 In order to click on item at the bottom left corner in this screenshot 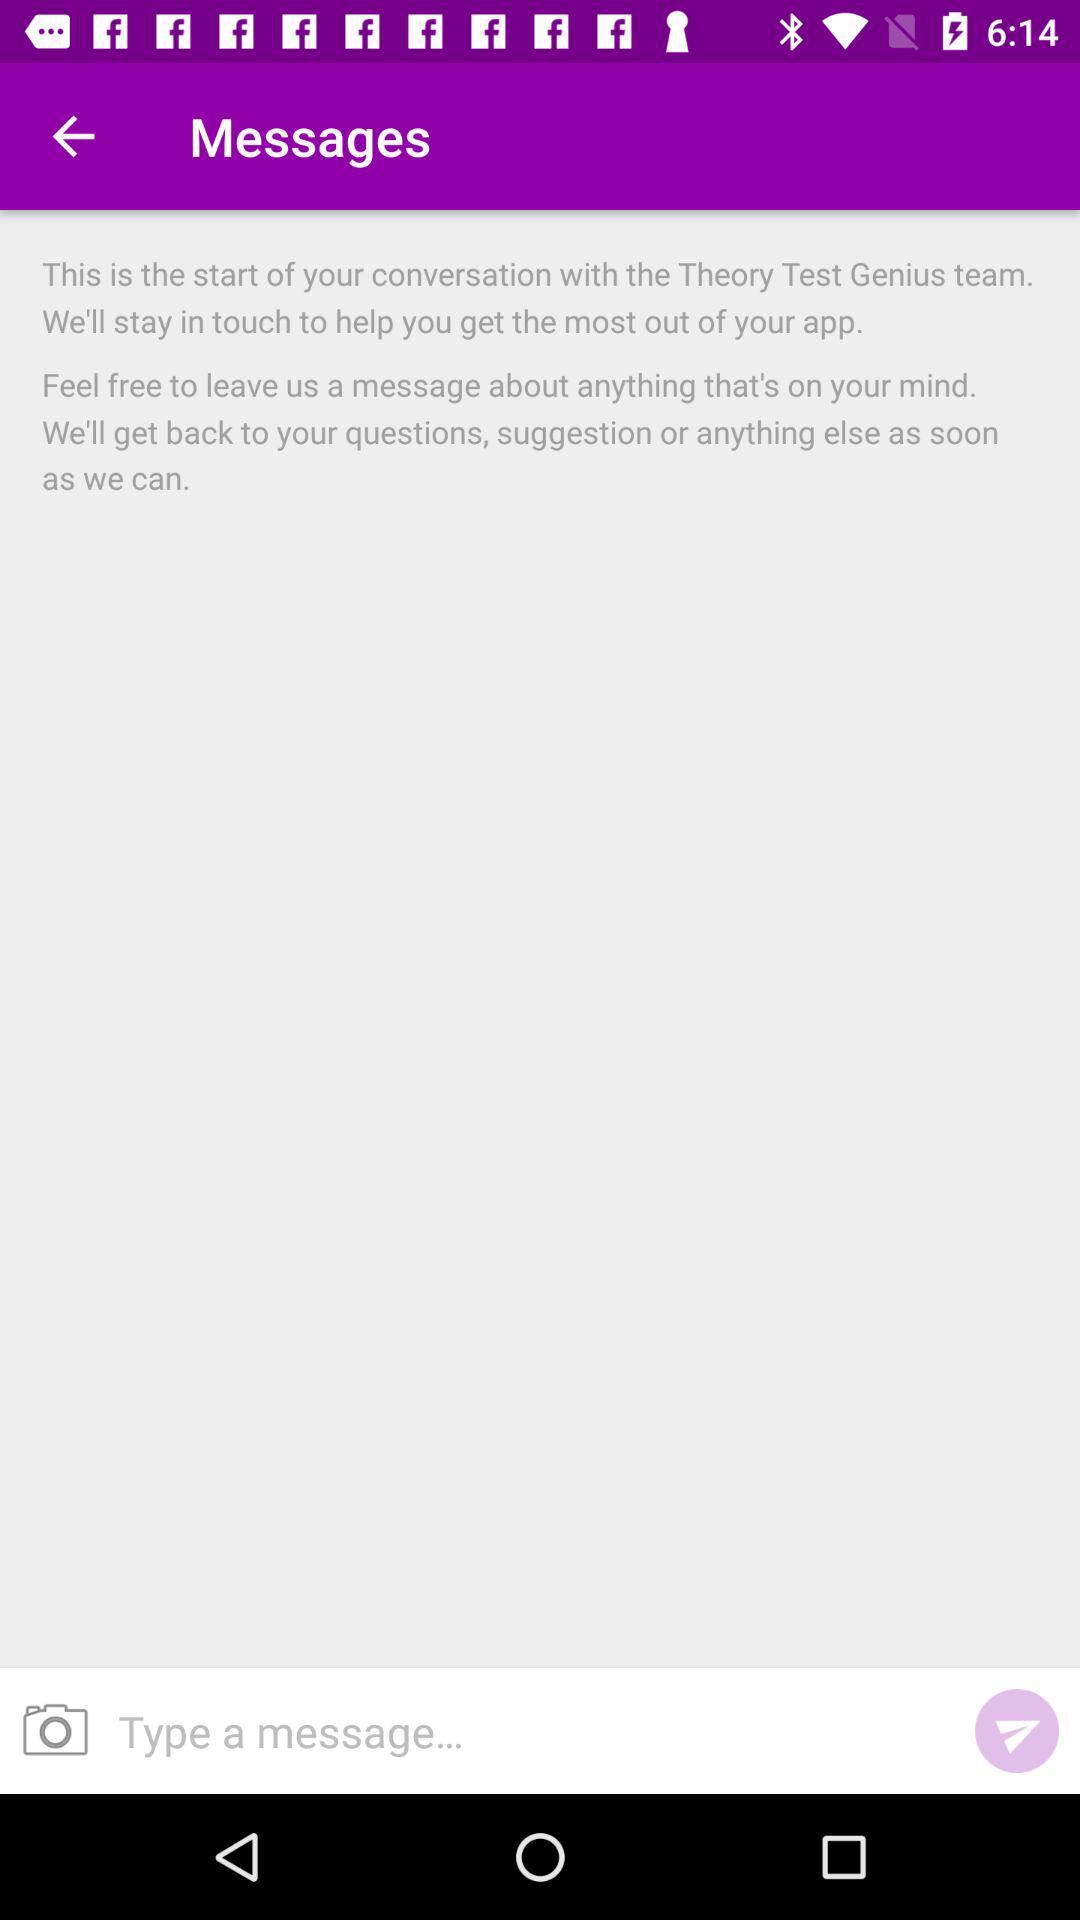, I will do `click(47, 1730)`.